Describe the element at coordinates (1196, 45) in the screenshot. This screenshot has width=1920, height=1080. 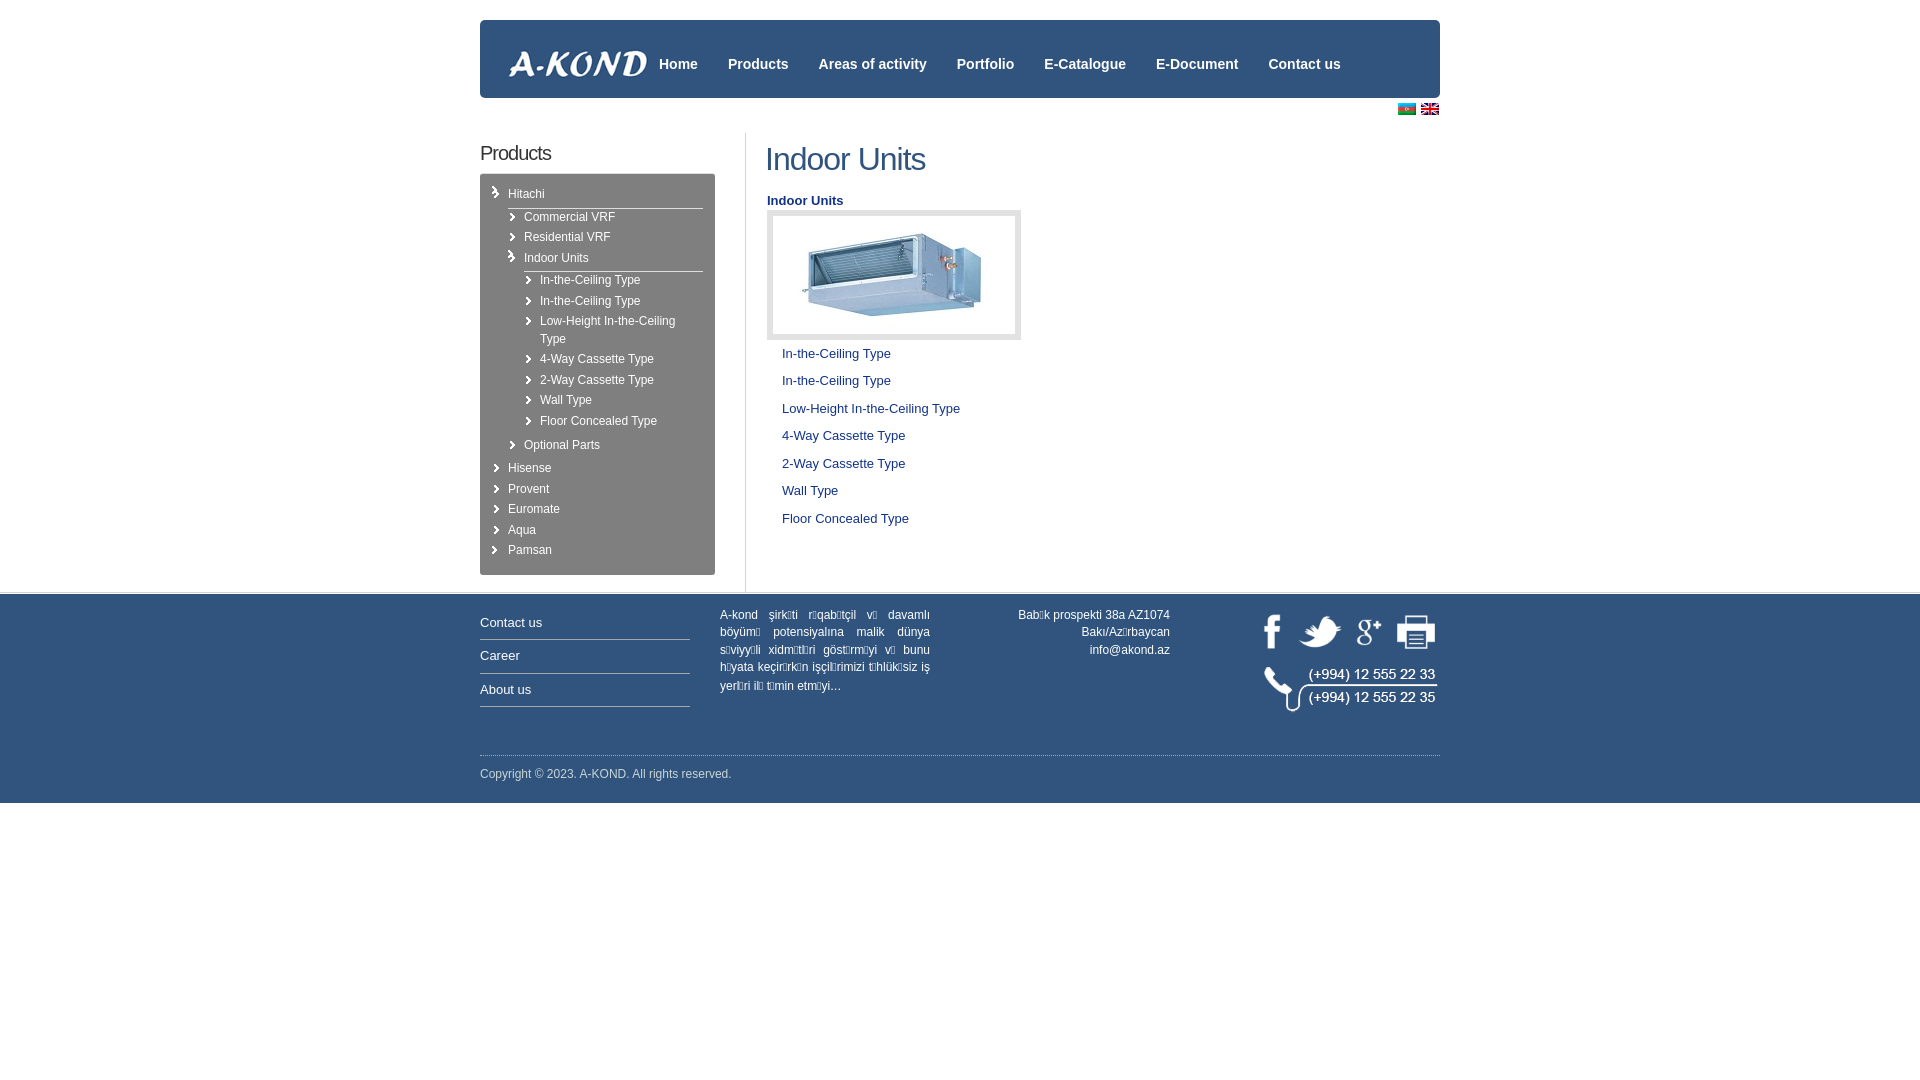
I see `'E-Document'` at that location.